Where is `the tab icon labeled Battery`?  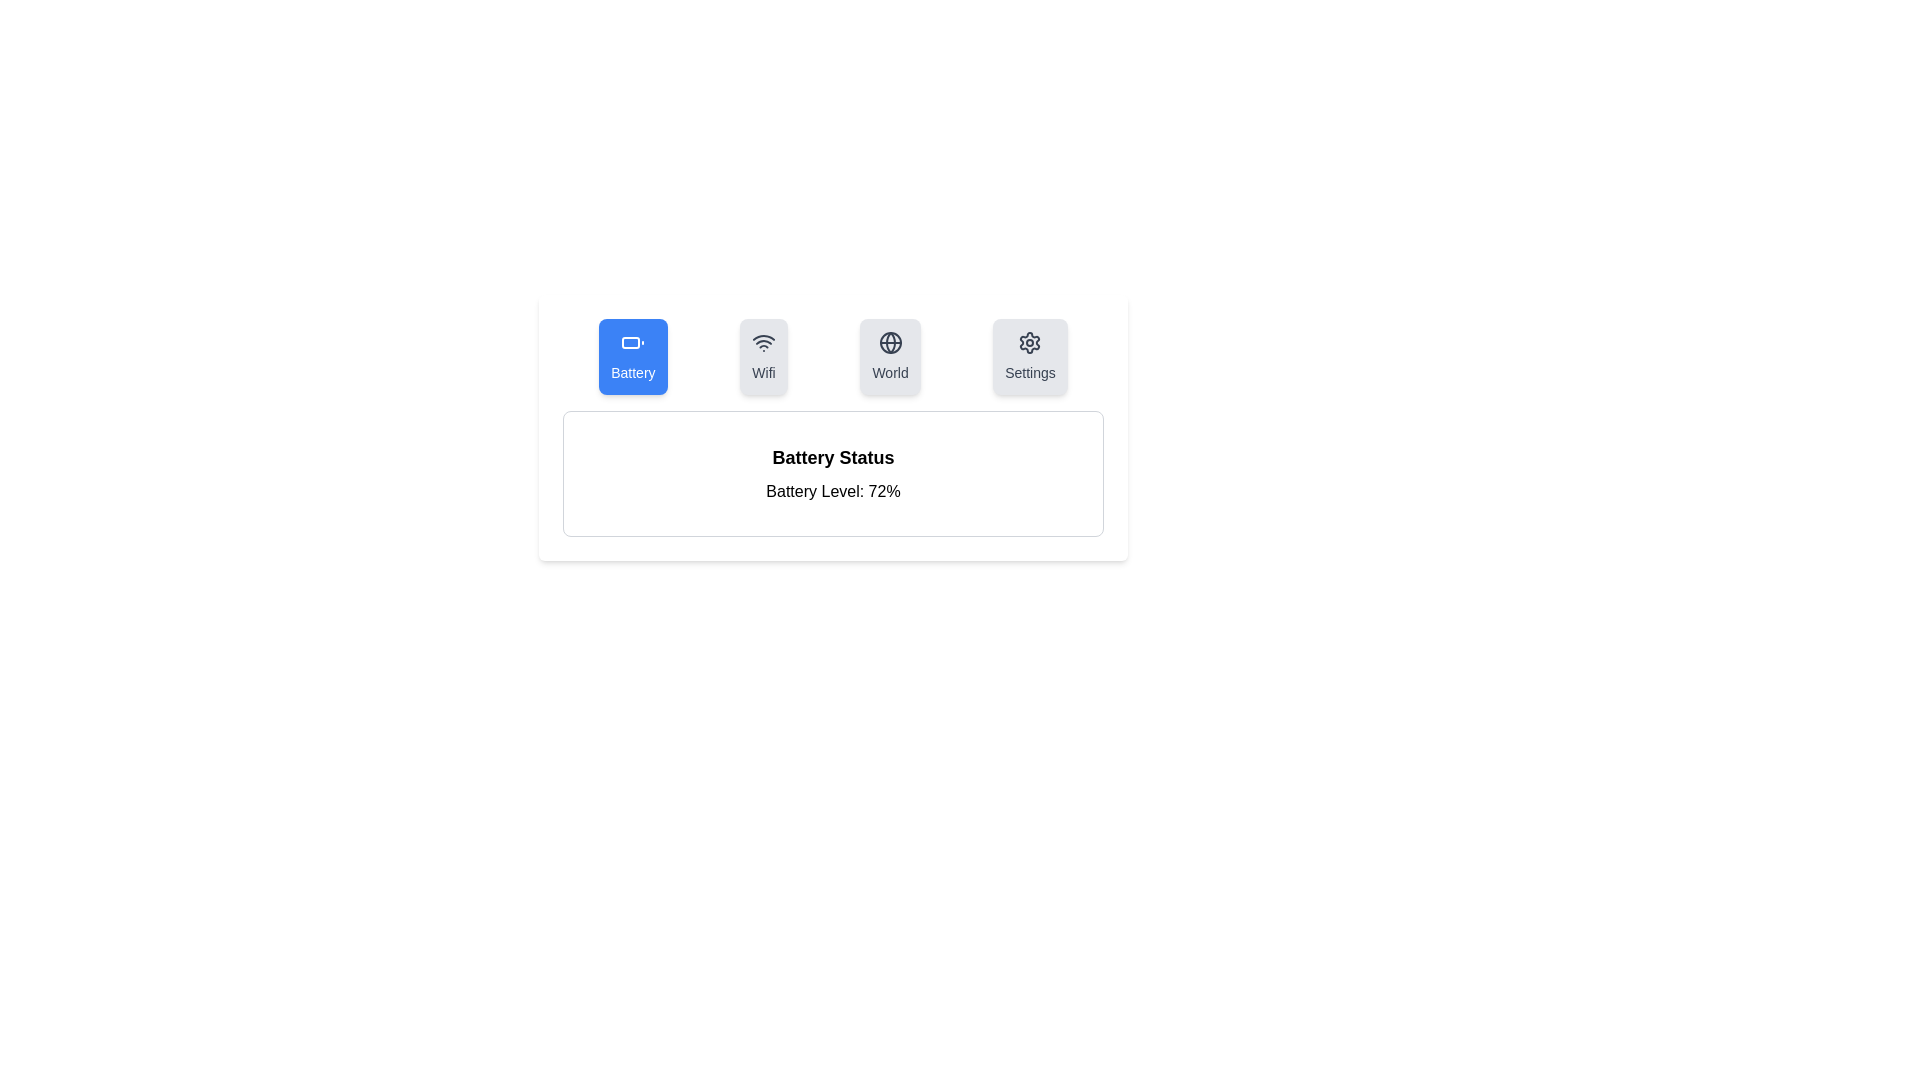 the tab icon labeled Battery is located at coordinates (632, 356).